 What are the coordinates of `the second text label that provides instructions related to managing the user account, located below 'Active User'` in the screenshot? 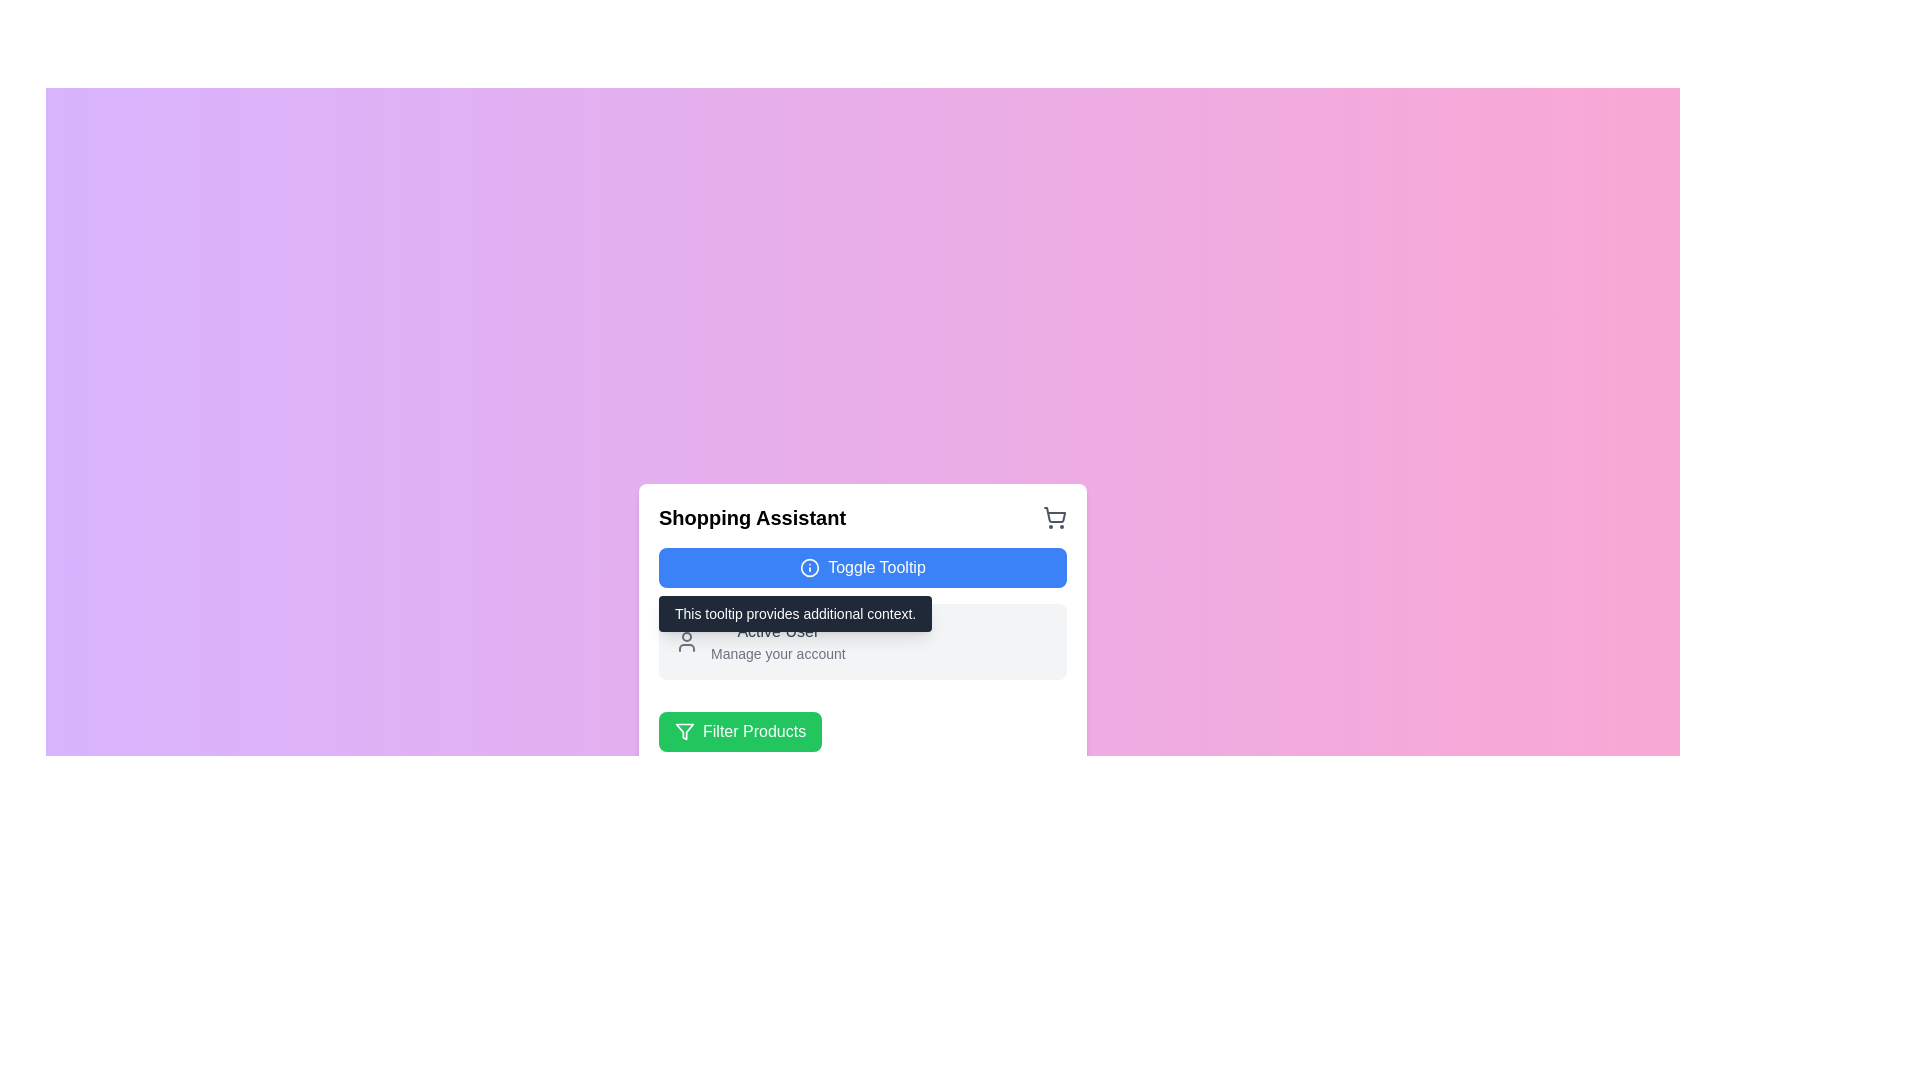 It's located at (777, 654).